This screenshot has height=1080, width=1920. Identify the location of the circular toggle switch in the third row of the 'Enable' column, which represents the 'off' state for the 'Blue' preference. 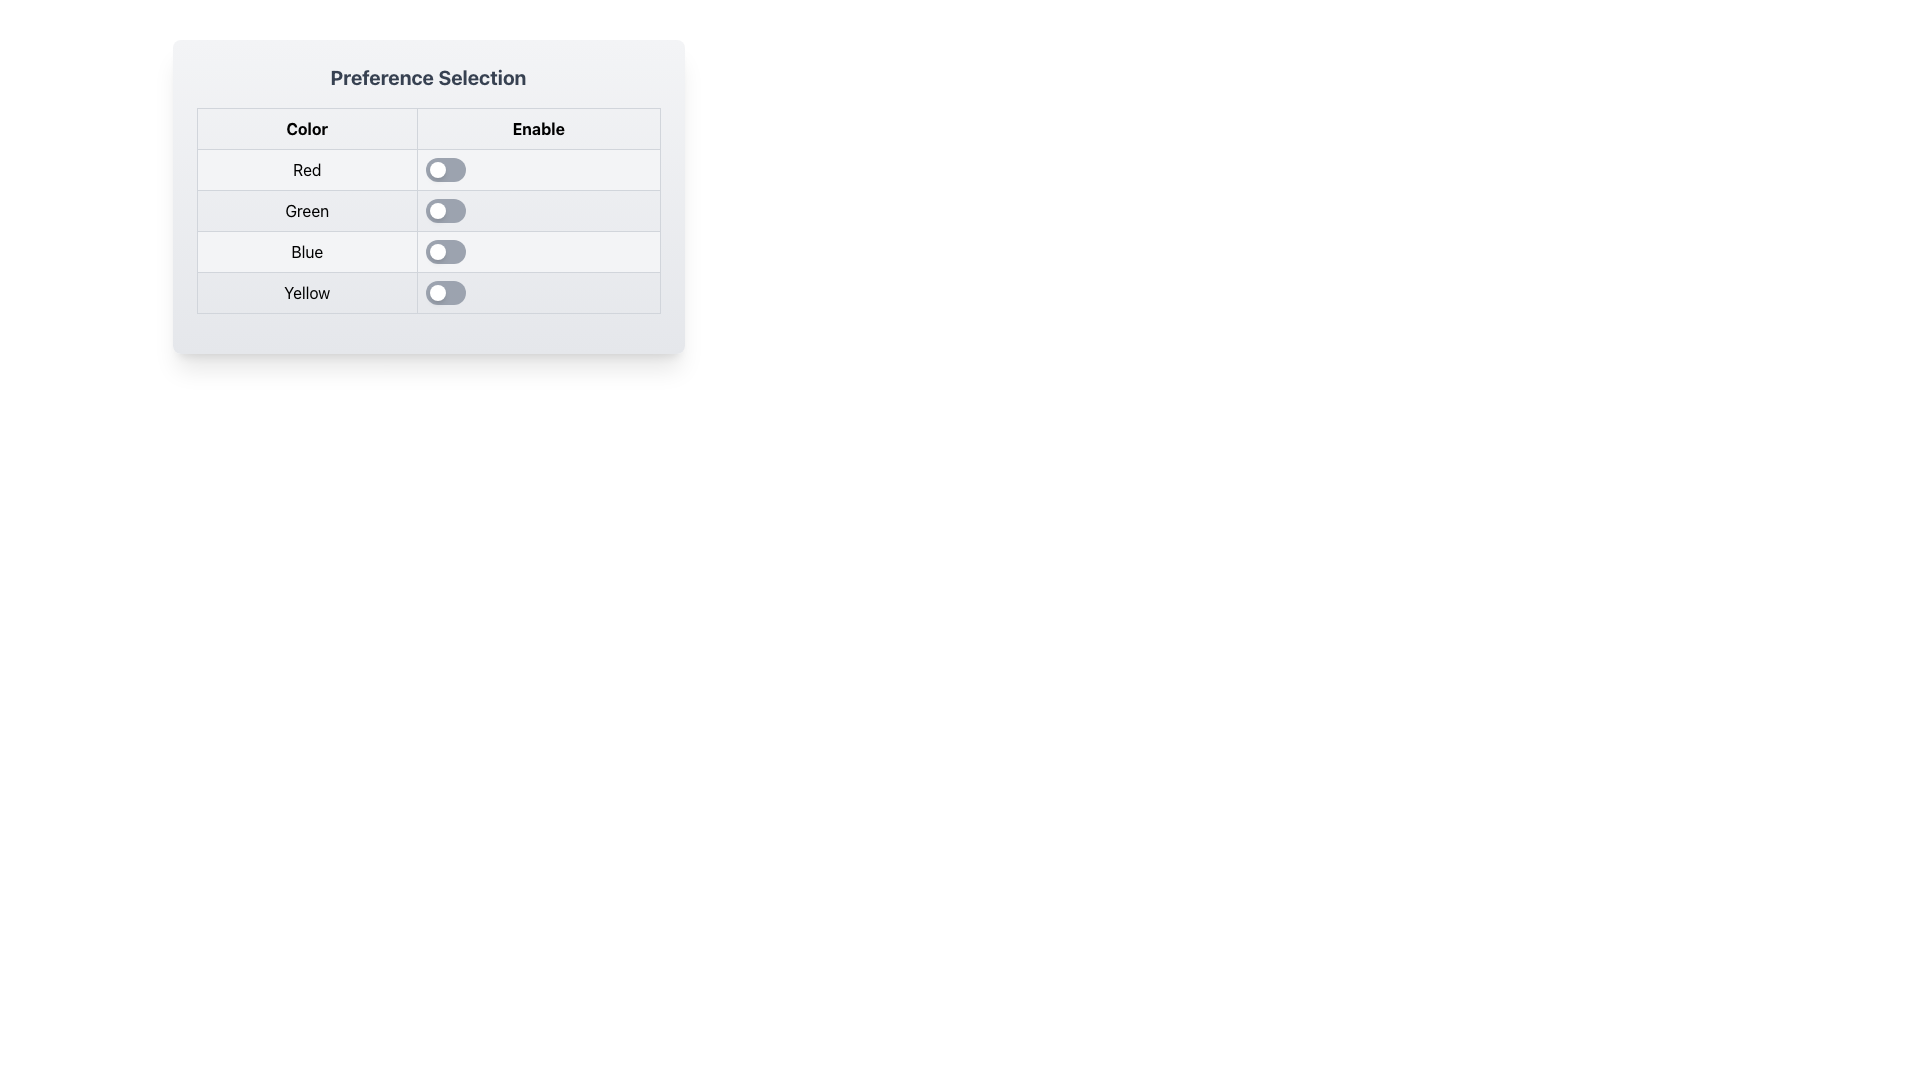
(436, 250).